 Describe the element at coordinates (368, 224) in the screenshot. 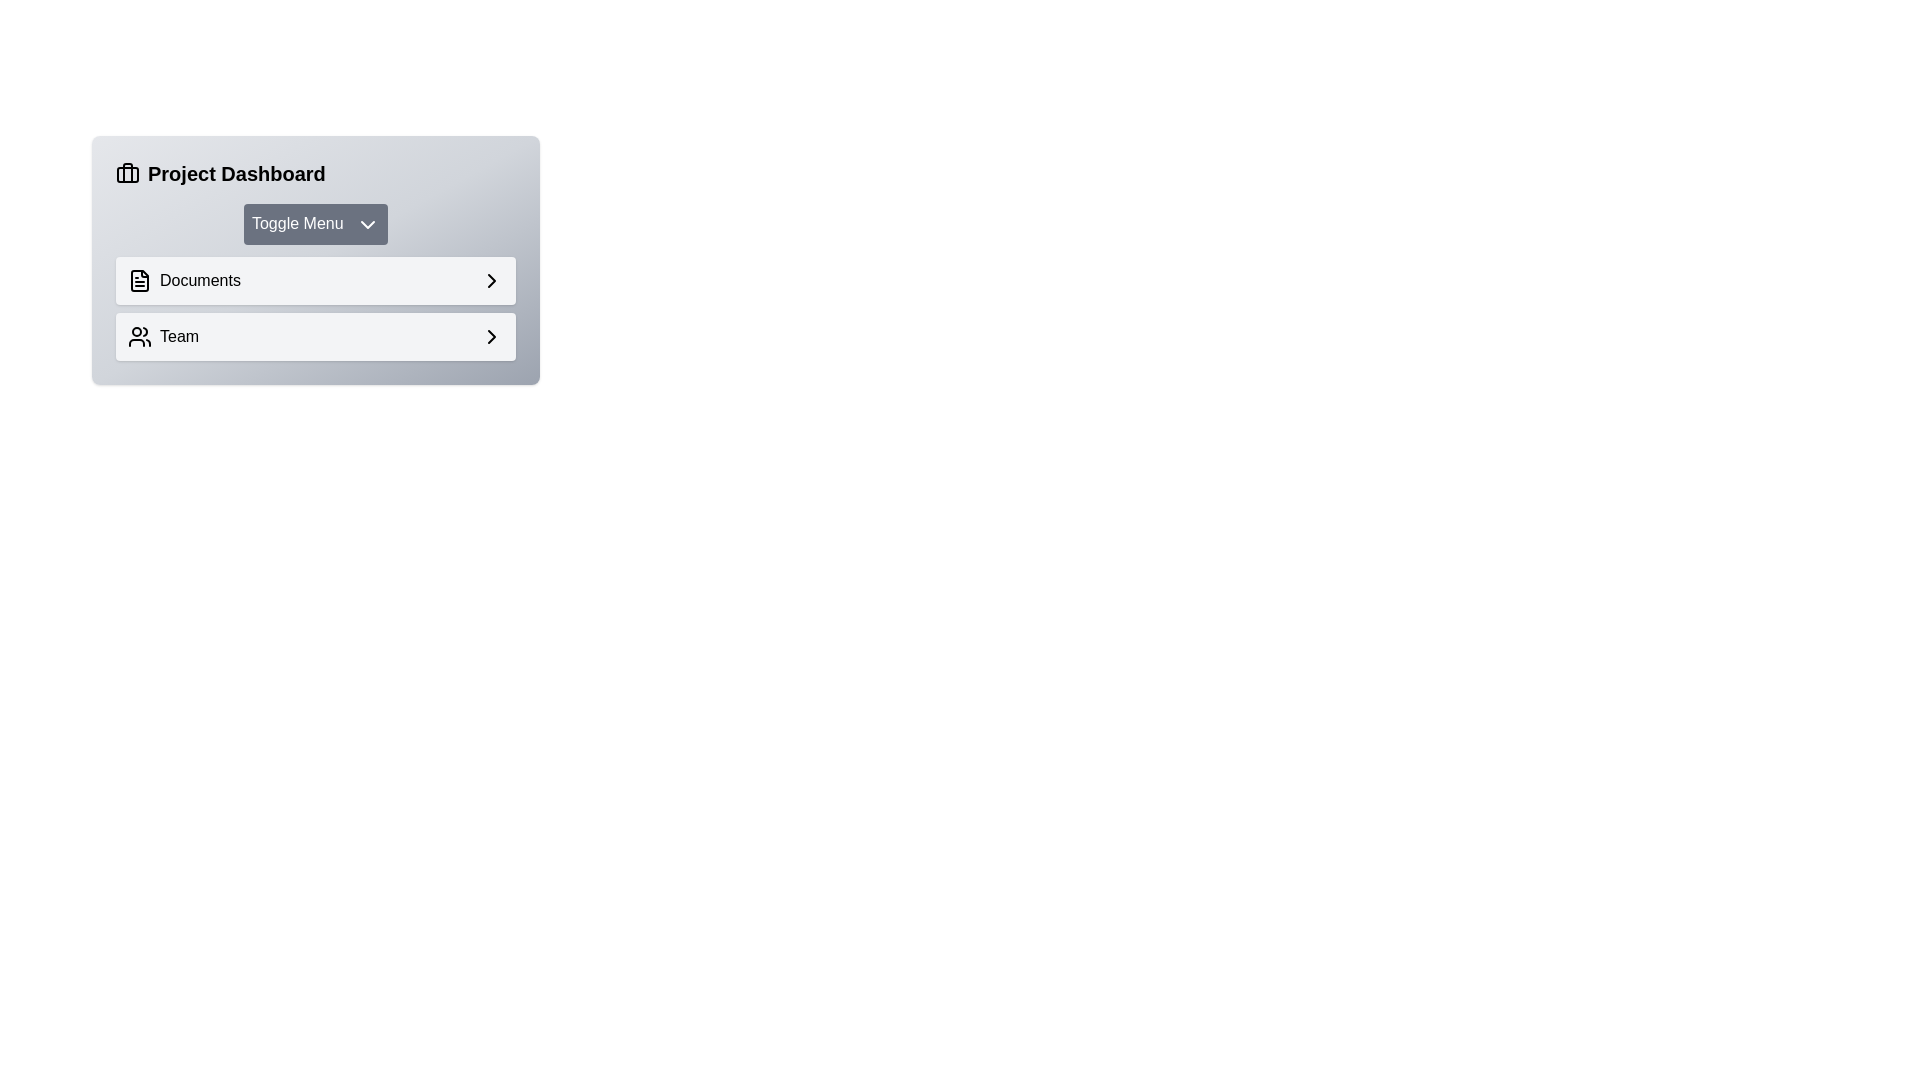

I see `the downwards chevron arrow icon indicating a dropdown menu, located to the right of the 'Toggle Menu' text` at that location.